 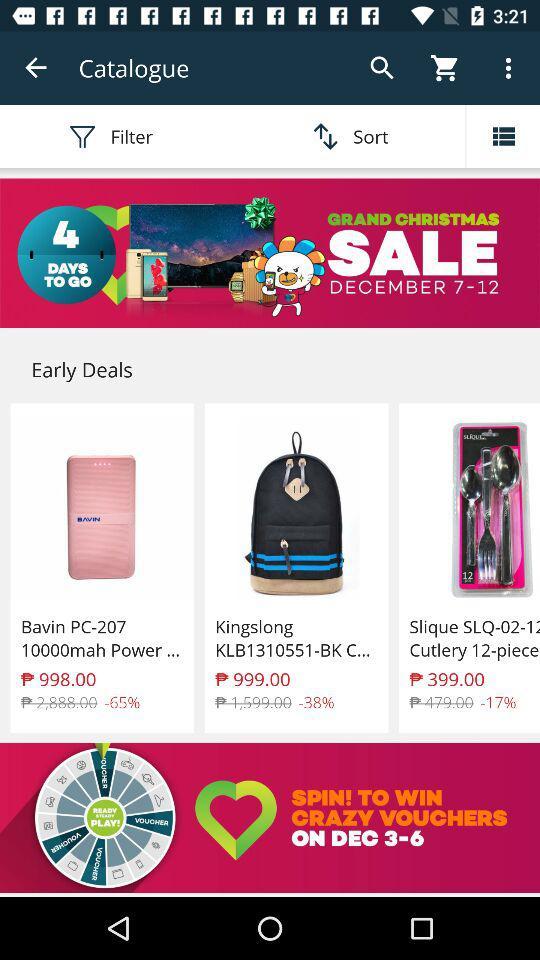 I want to click on menu, so click(x=502, y=135).